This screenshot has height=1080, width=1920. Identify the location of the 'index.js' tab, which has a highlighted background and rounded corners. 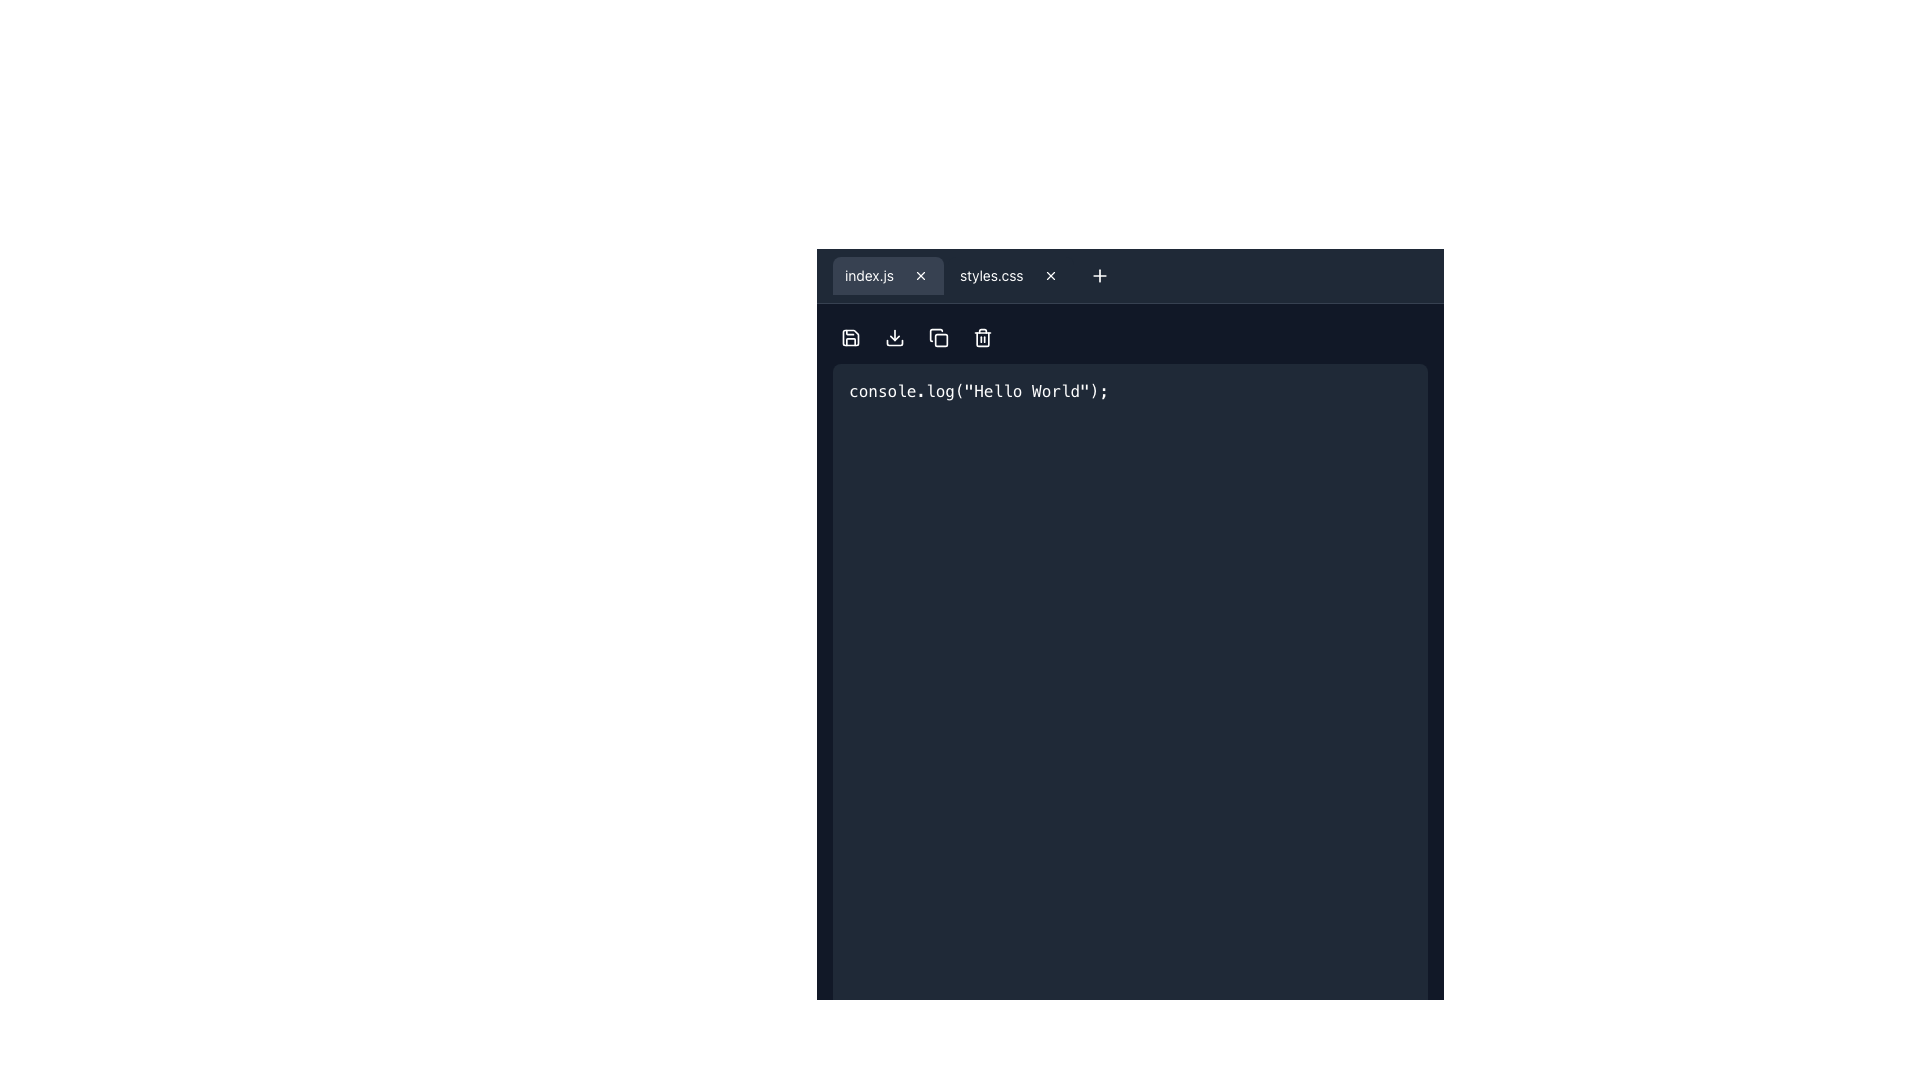
(887, 276).